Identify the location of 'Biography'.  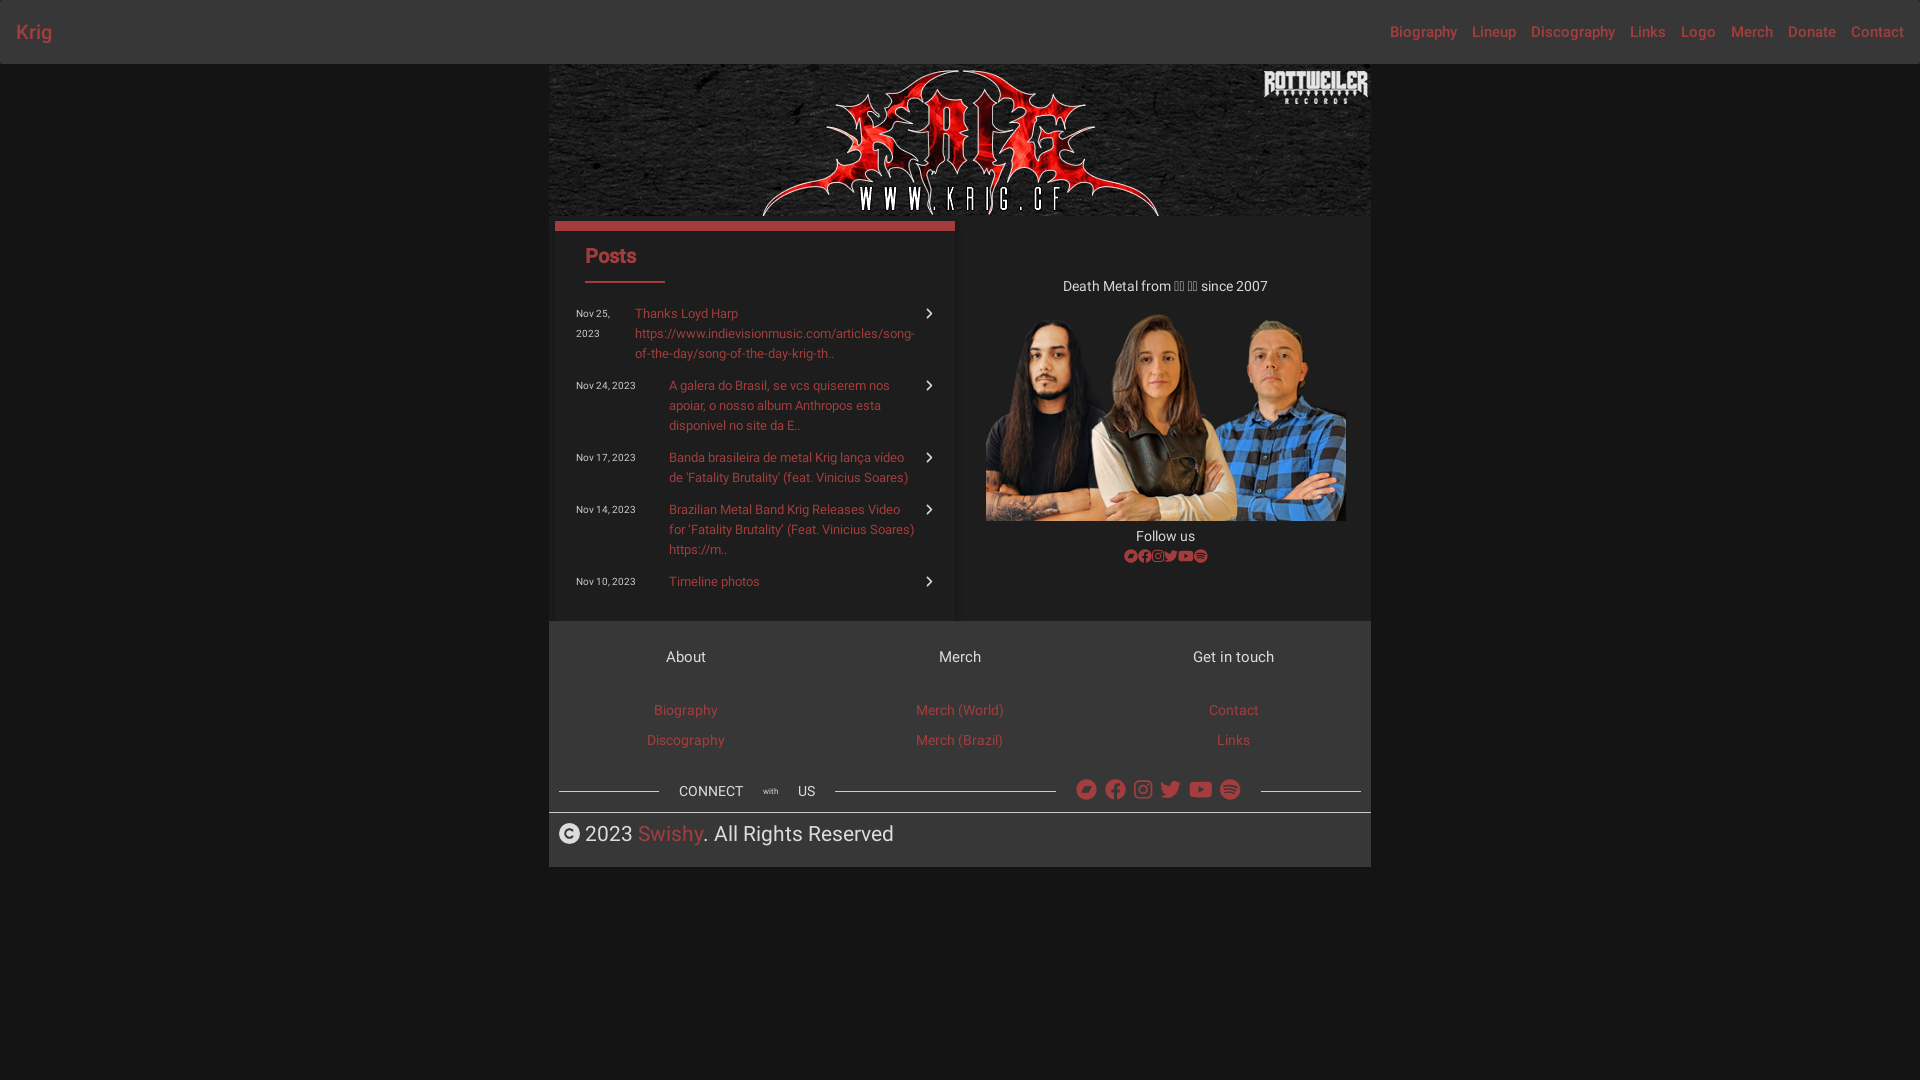
(686, 708).